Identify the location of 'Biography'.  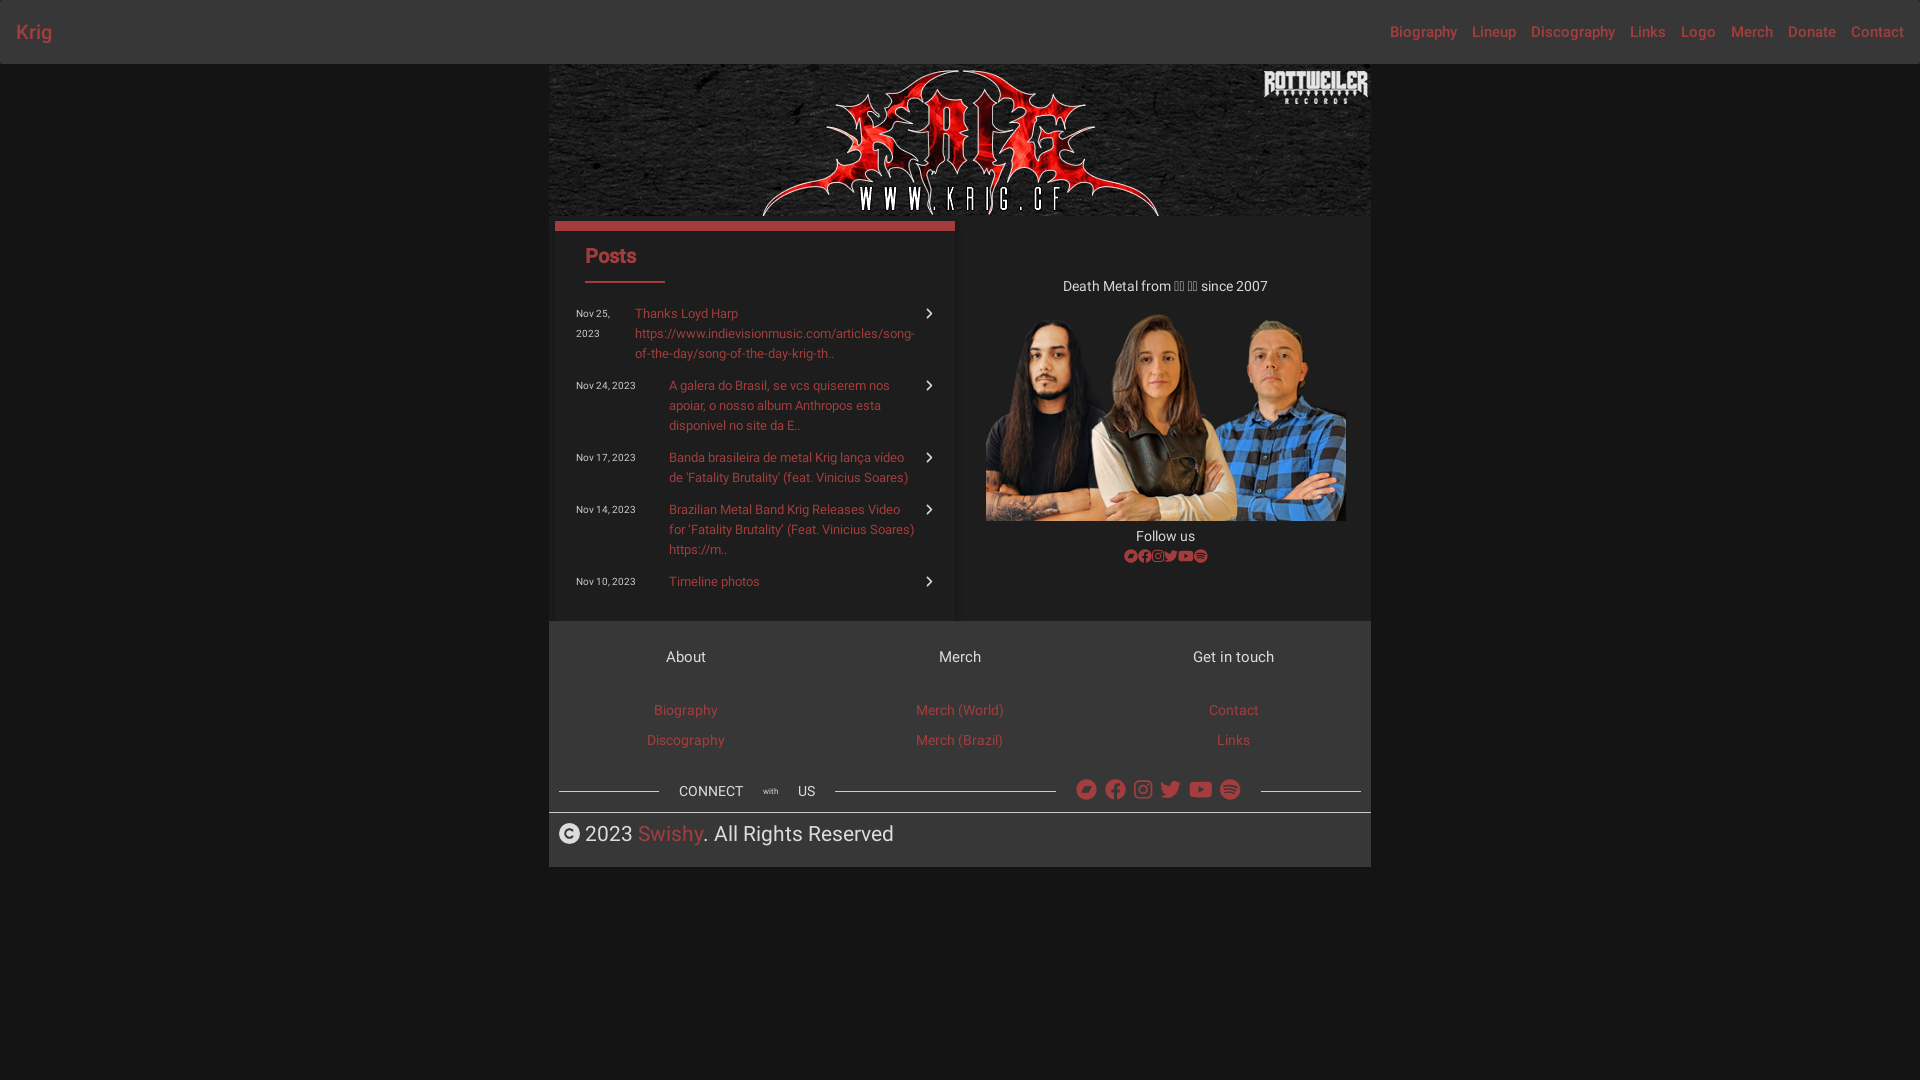
(686, 708).